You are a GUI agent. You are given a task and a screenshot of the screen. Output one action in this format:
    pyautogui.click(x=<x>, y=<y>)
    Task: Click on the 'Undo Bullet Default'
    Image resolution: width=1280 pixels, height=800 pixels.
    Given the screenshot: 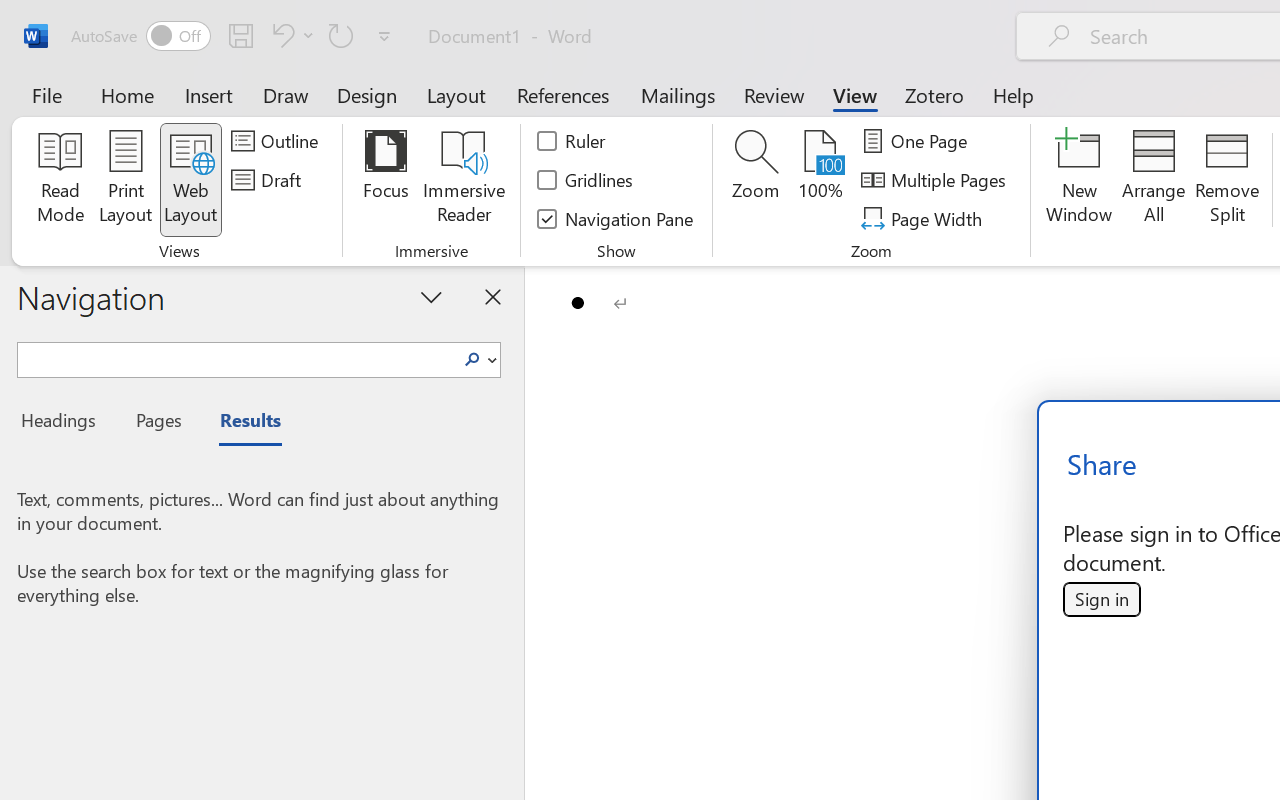 What is the action you would take?
    pyautogui.click(x=289, y=34)
    